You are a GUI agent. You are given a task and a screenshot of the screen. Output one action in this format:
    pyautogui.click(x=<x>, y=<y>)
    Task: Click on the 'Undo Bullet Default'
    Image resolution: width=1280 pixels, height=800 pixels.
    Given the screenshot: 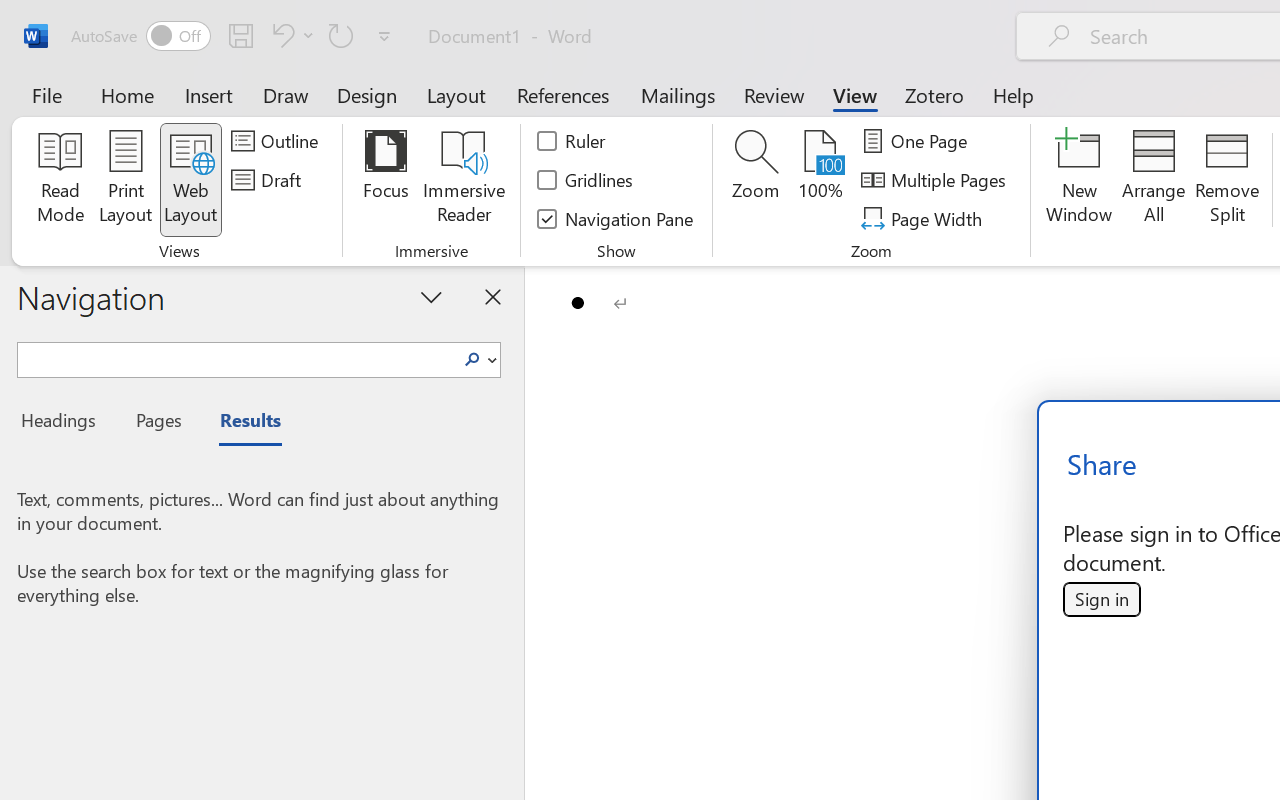 What is the action you would take?
    pyautogui.click(x=289, y=34)
    